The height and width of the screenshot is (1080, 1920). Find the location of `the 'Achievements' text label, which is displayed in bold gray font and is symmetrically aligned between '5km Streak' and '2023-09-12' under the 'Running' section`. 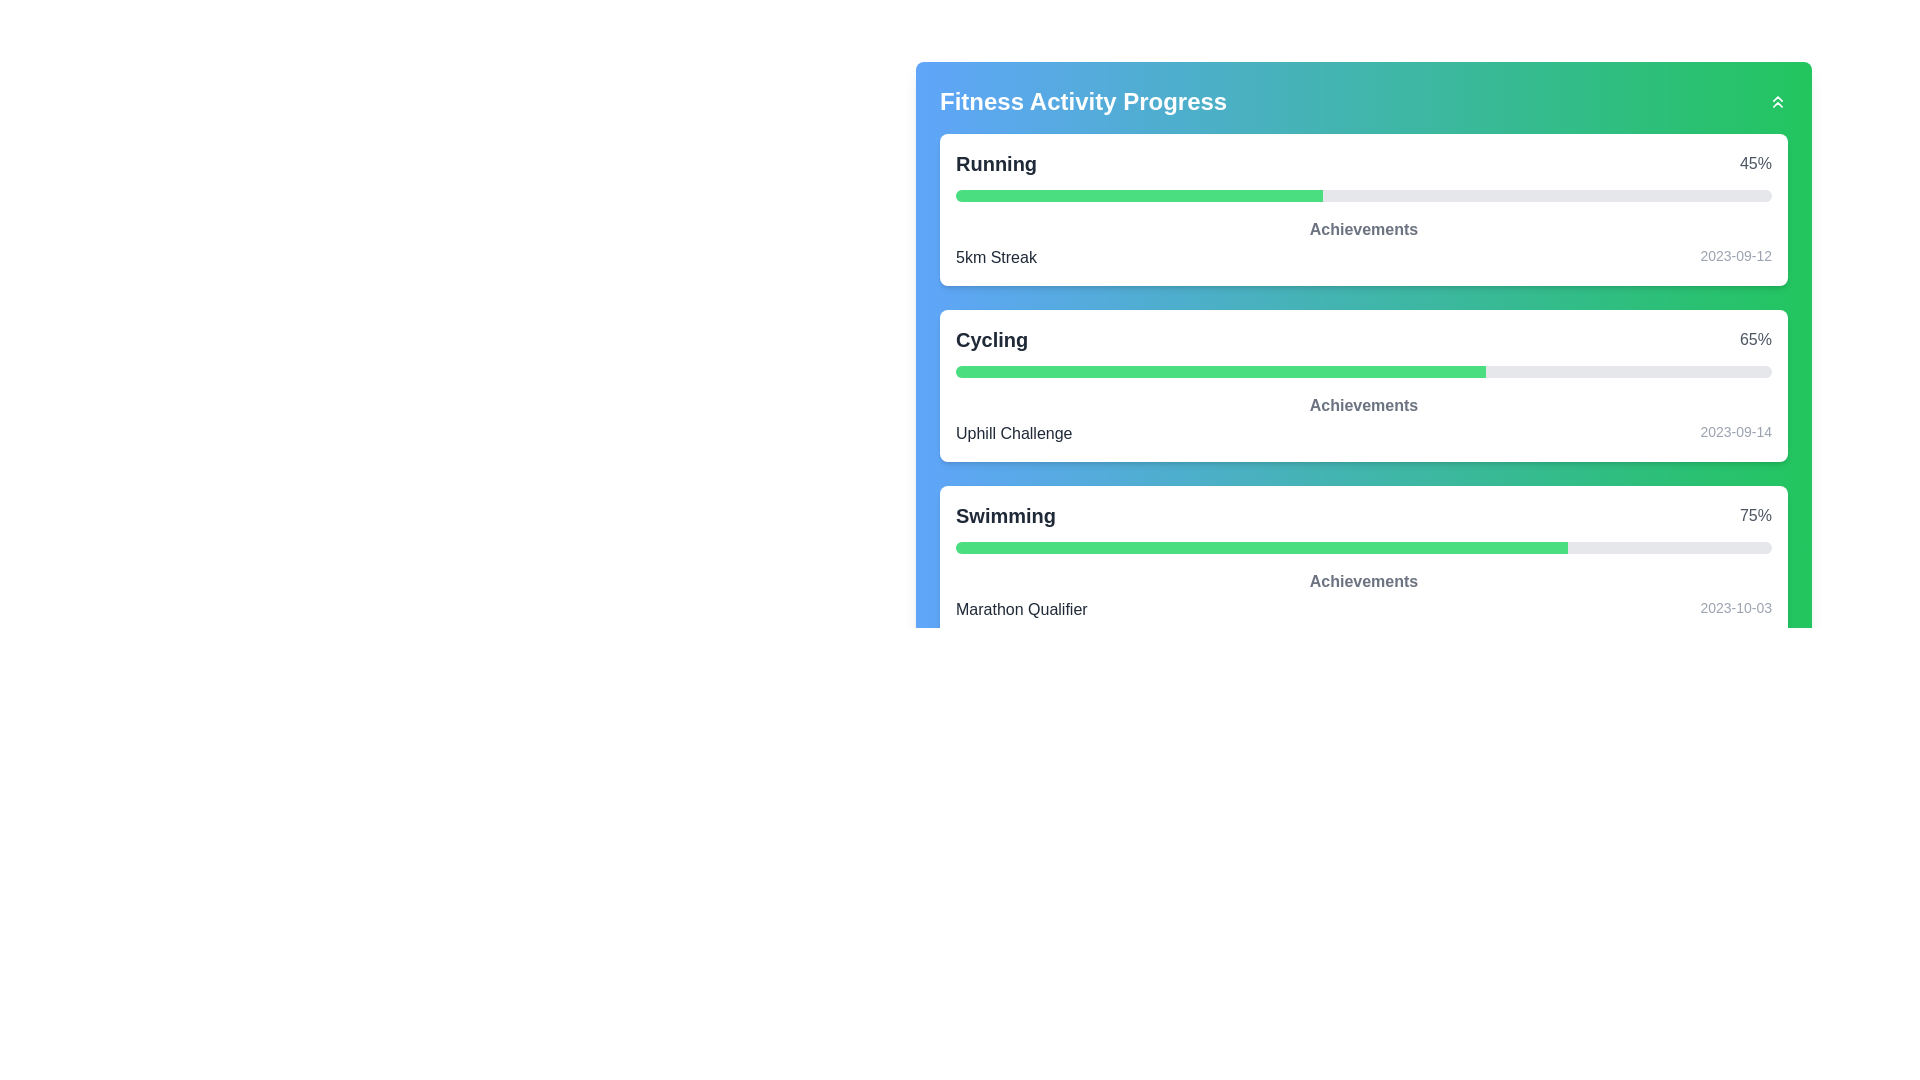

the 'Achievements' text label, which is displayed in bold gray font and is symmetrically aligned between '5km Streak' and '2023-09-12' under the 'Running' section is located at coordinates (1362, 242).